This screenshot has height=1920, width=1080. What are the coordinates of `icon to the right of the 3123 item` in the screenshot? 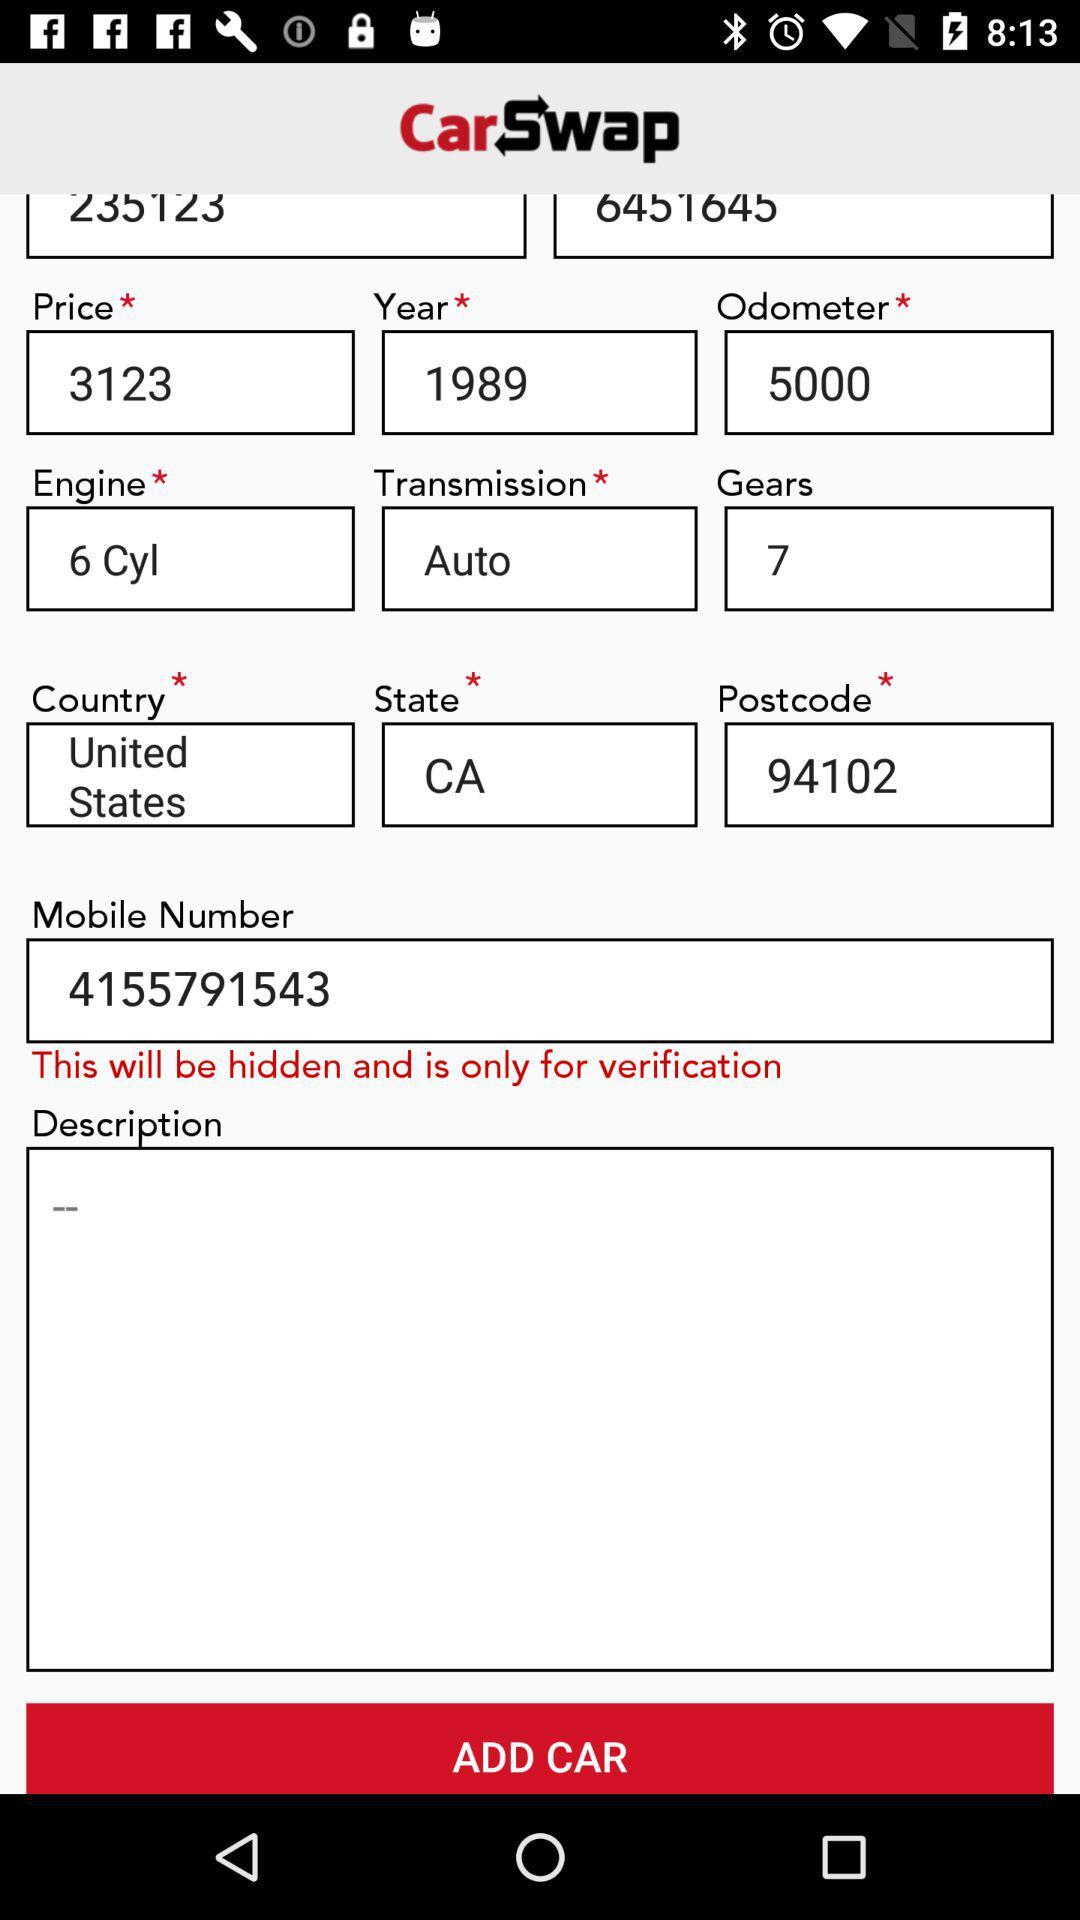 It's located at (538, 382).